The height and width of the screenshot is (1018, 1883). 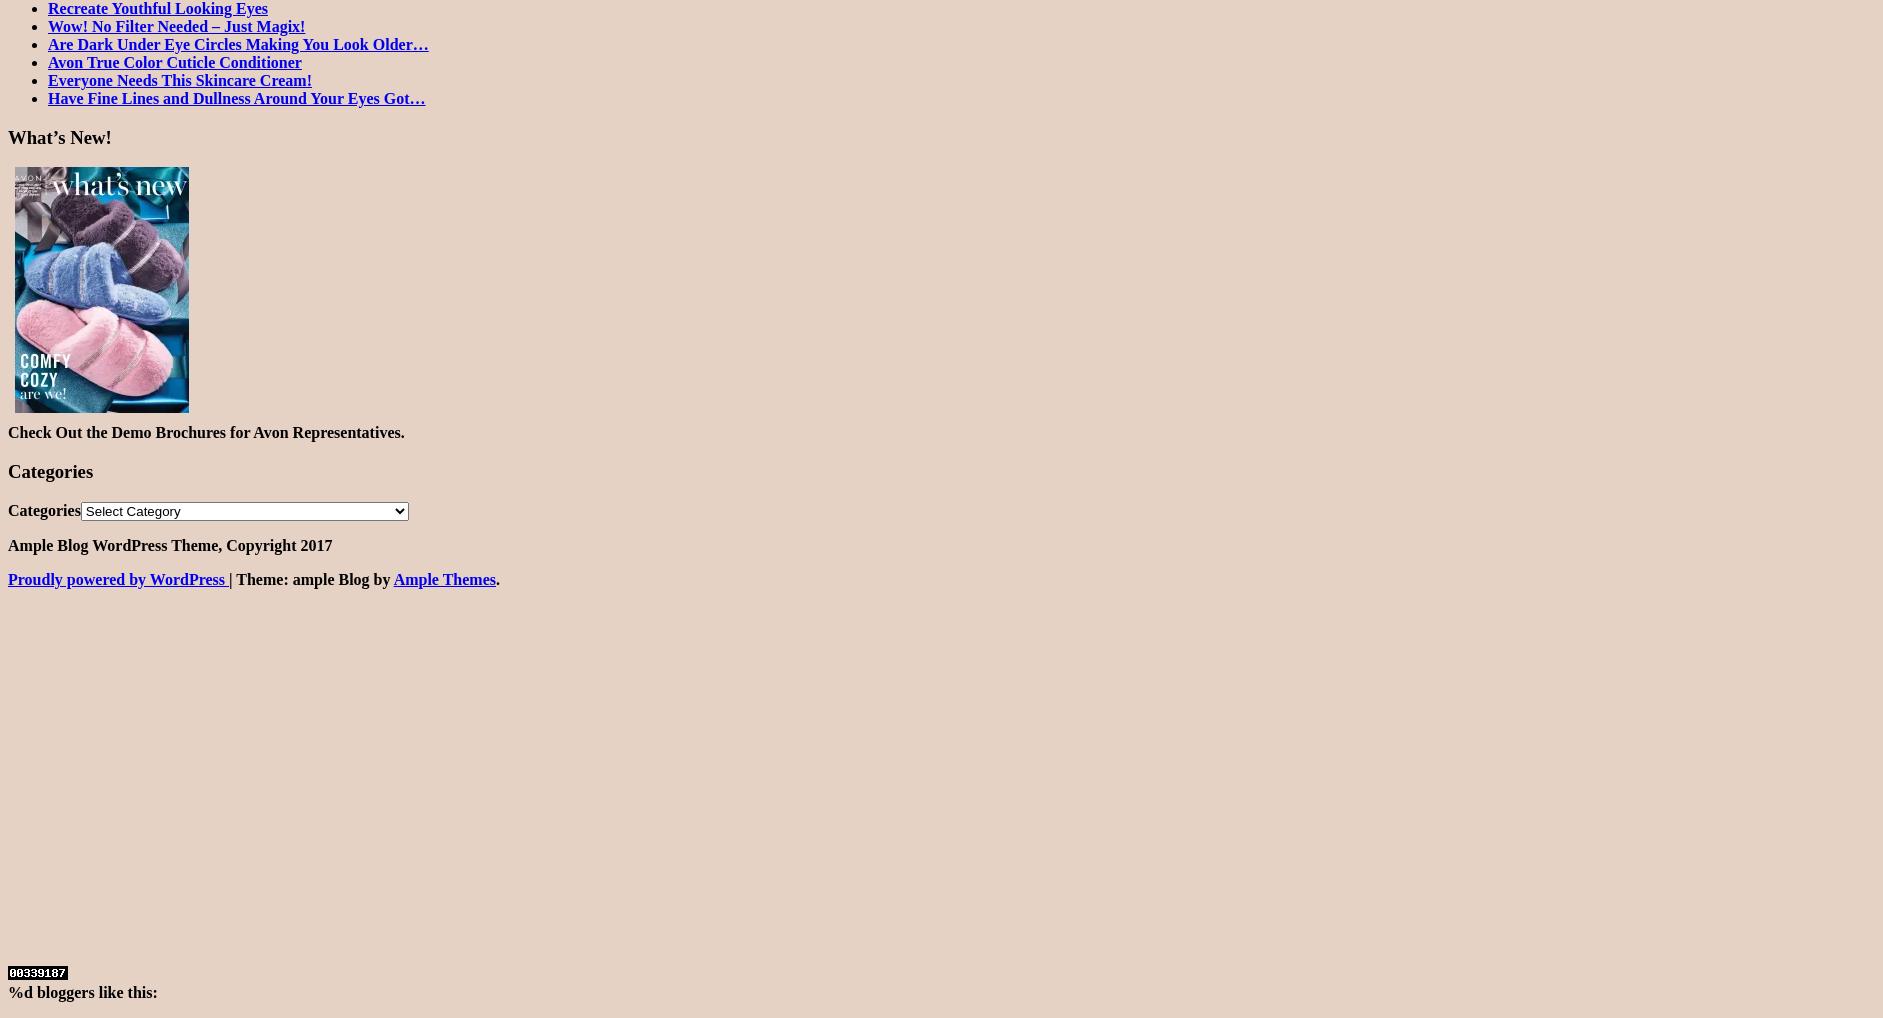 I want to click on 'Recreate Youthful Looking Eyes', so click(x=157, y=7).